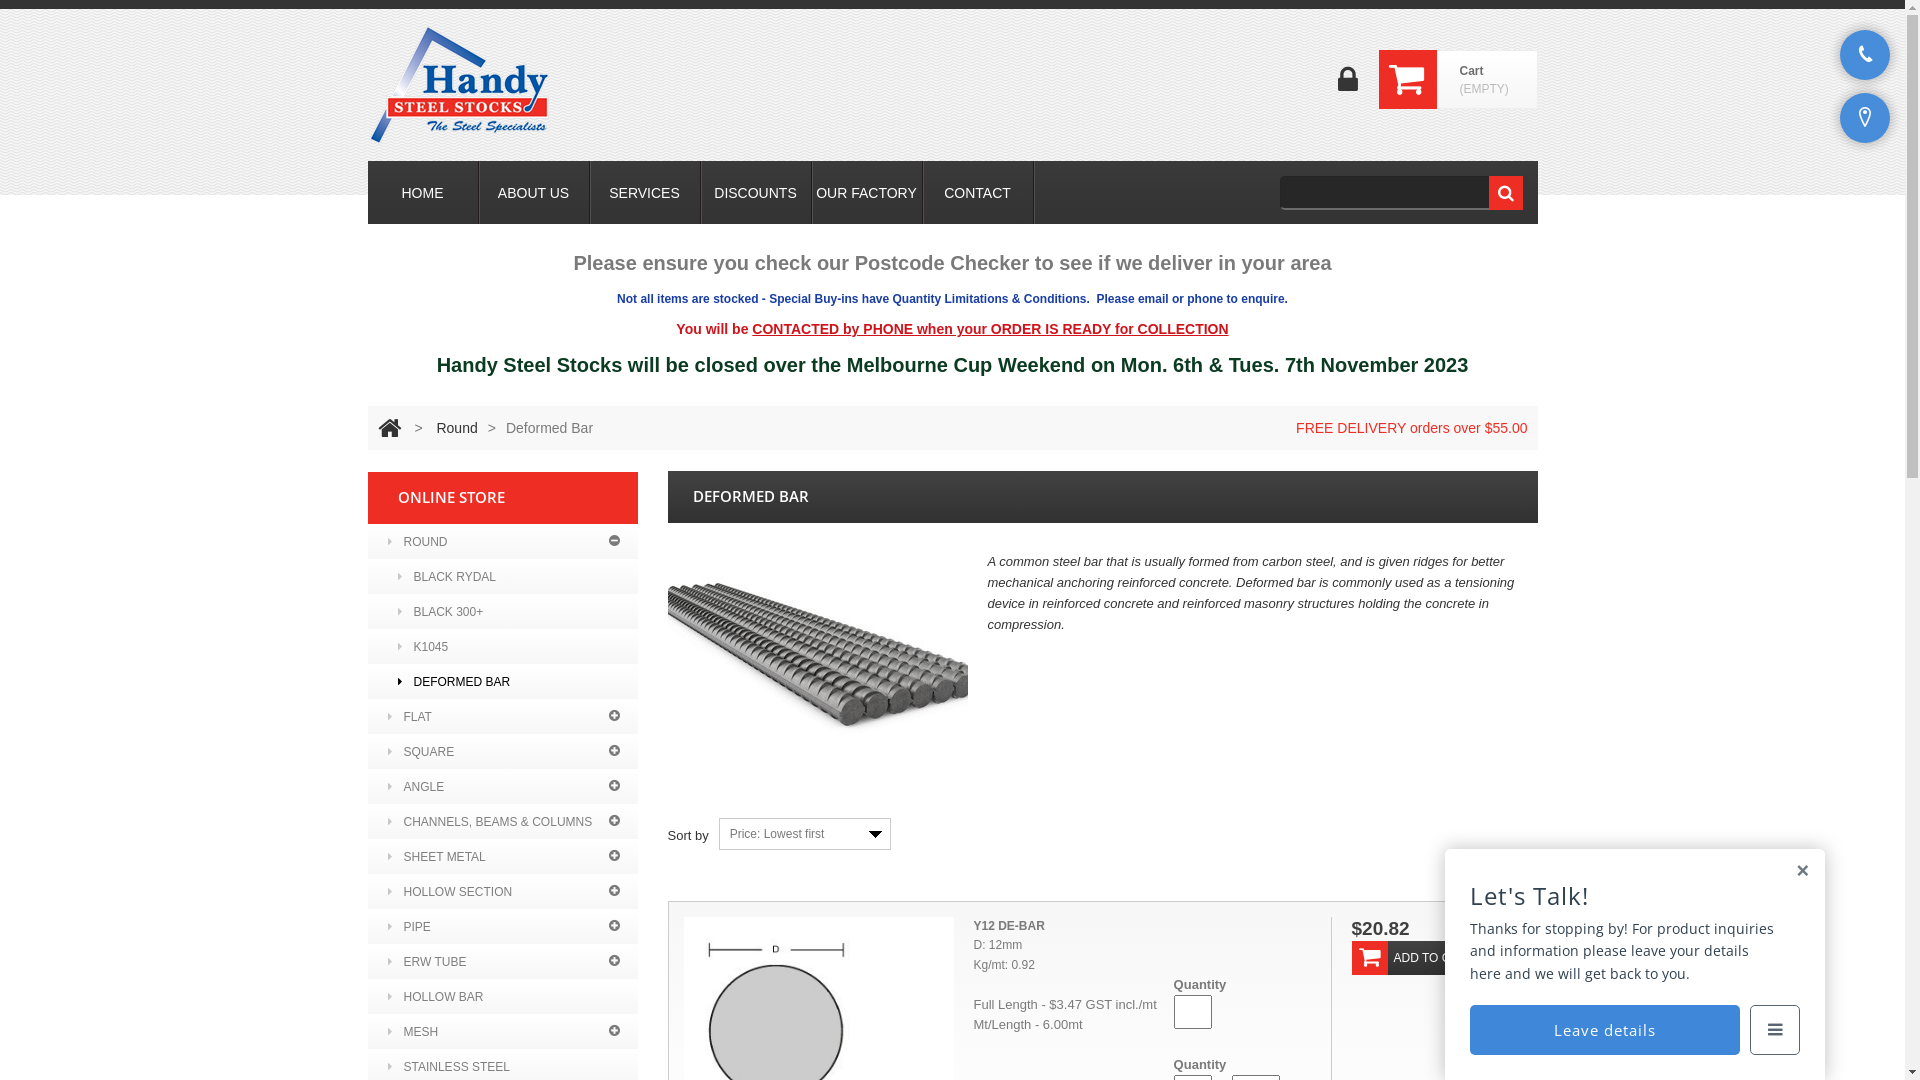  I want to click on 'PIPE', so click(503, 926).